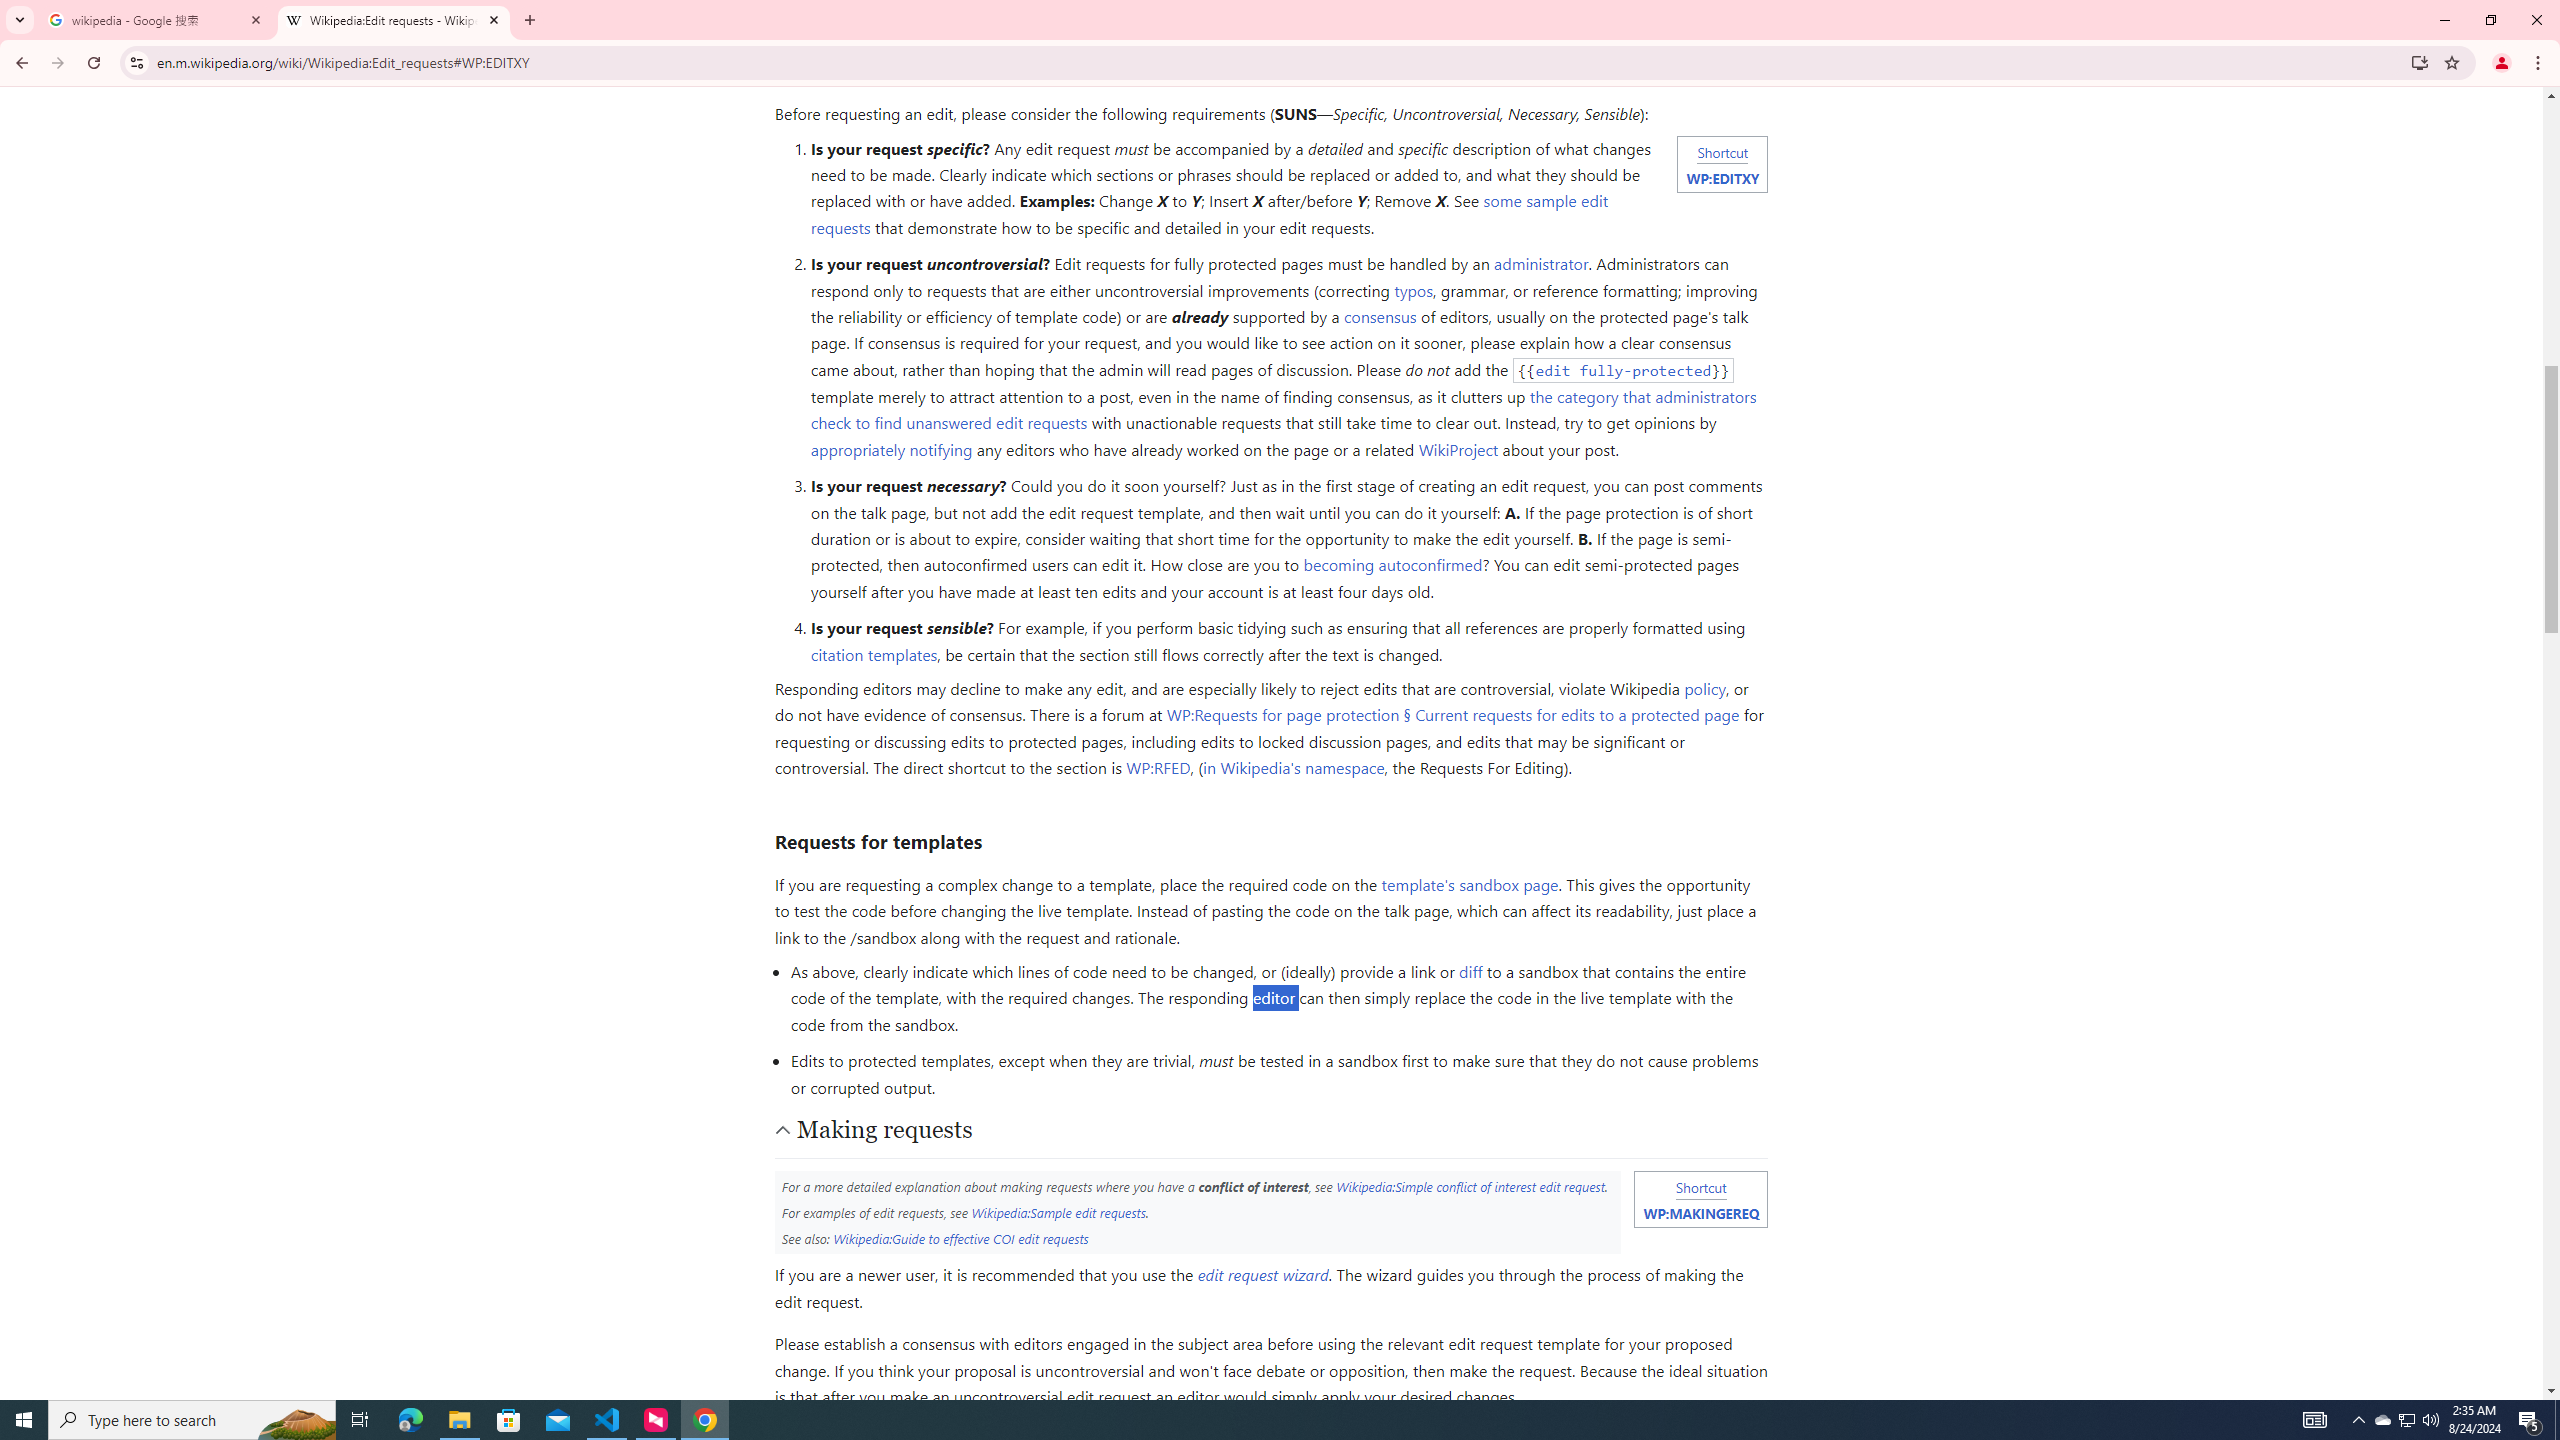  I want to click on 'citation templates', so click(872, 654).